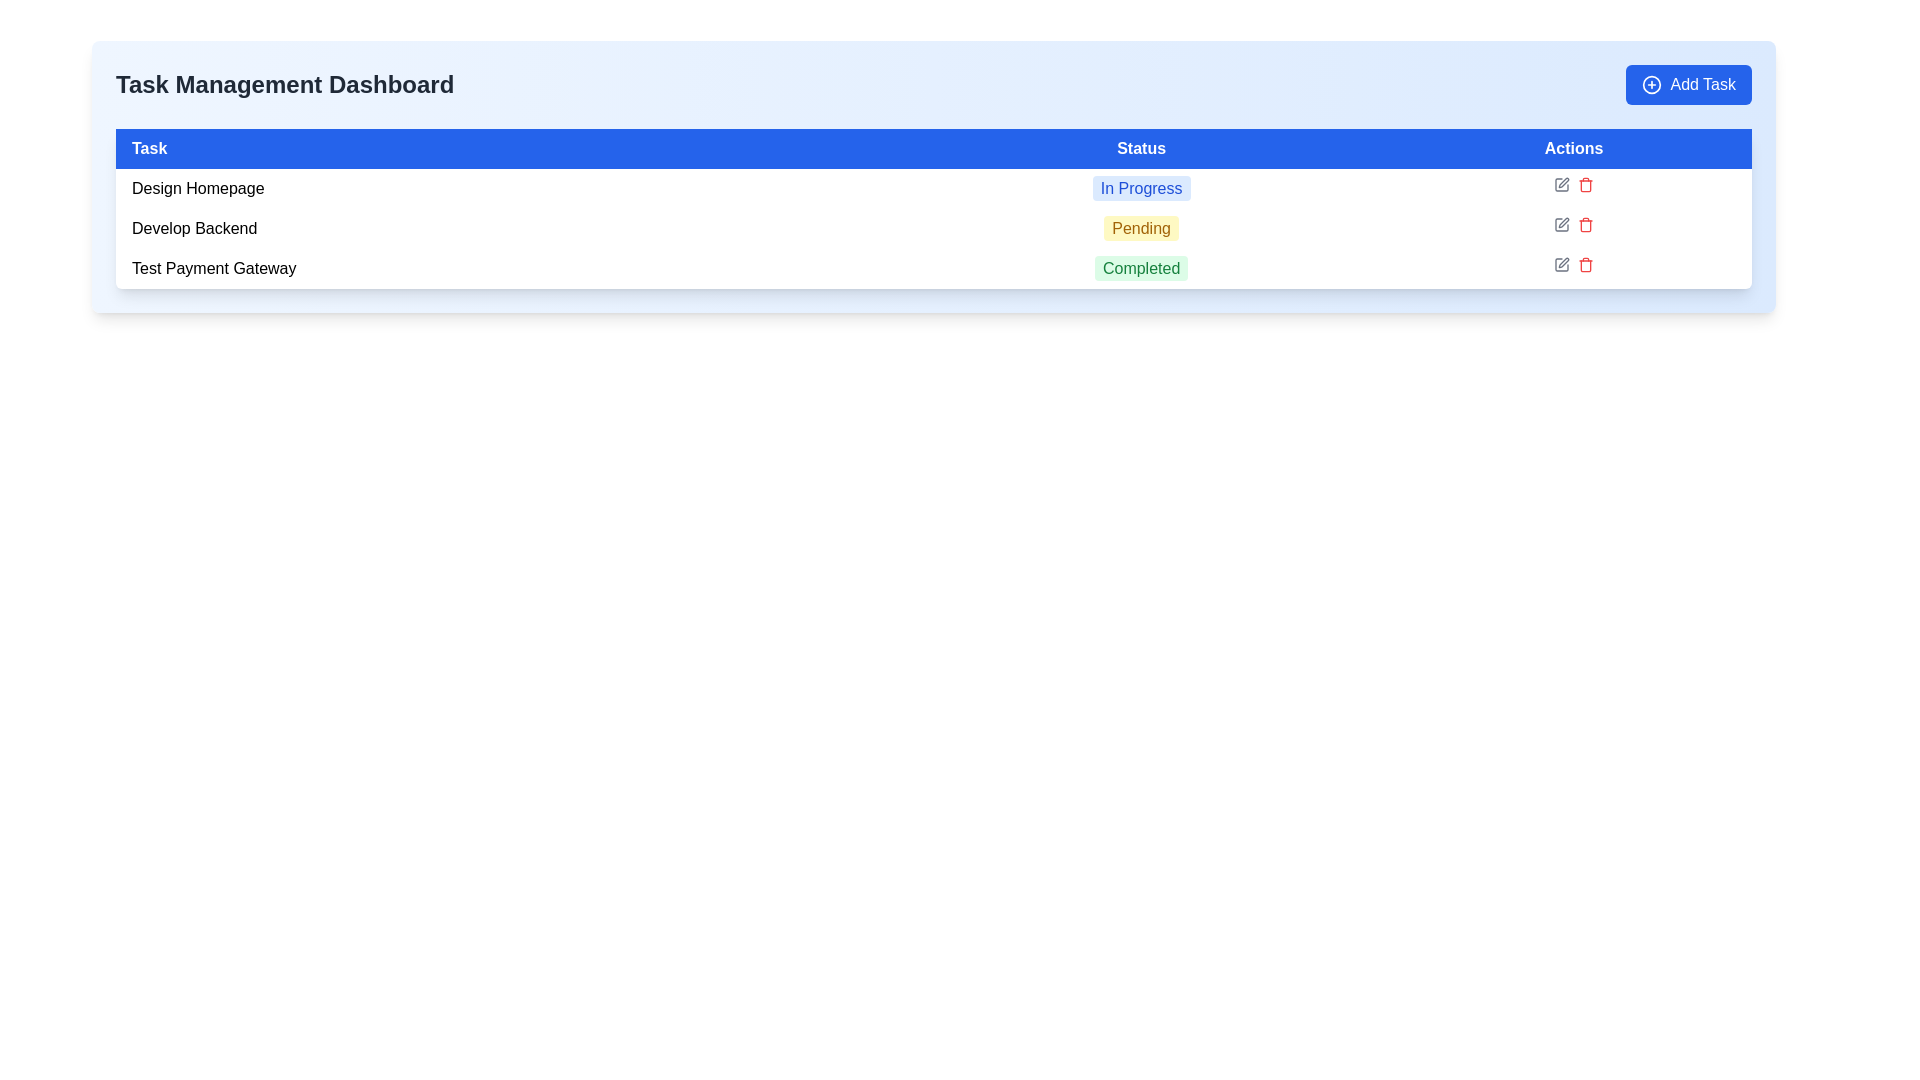  I want to click on the 'Add Task' button located in the top-right corner of the 'Task Management Dashboard', so click(1688, 83).